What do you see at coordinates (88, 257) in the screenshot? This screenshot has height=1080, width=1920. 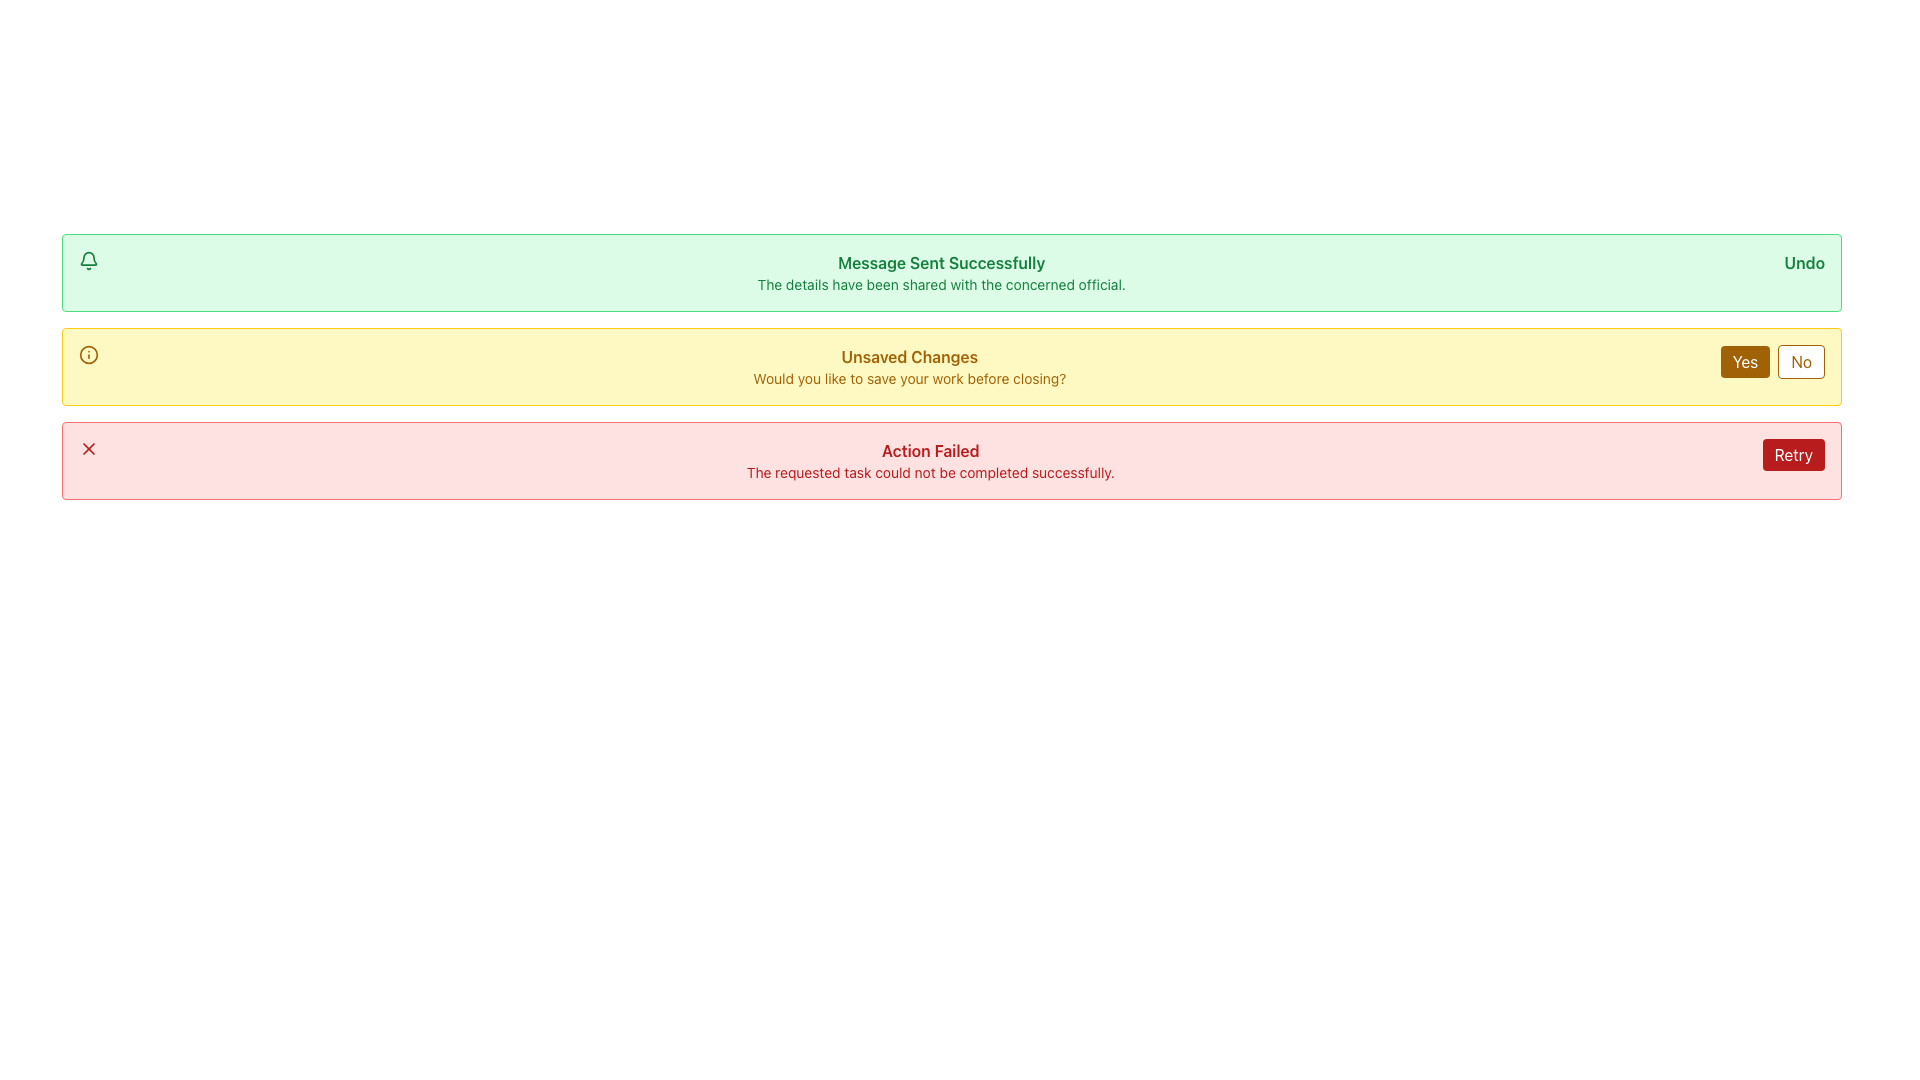 I see `the bell outline icon, which is styled in bold green and located in the top-left corner of the green notification banner` at bounding box center [88, 257].